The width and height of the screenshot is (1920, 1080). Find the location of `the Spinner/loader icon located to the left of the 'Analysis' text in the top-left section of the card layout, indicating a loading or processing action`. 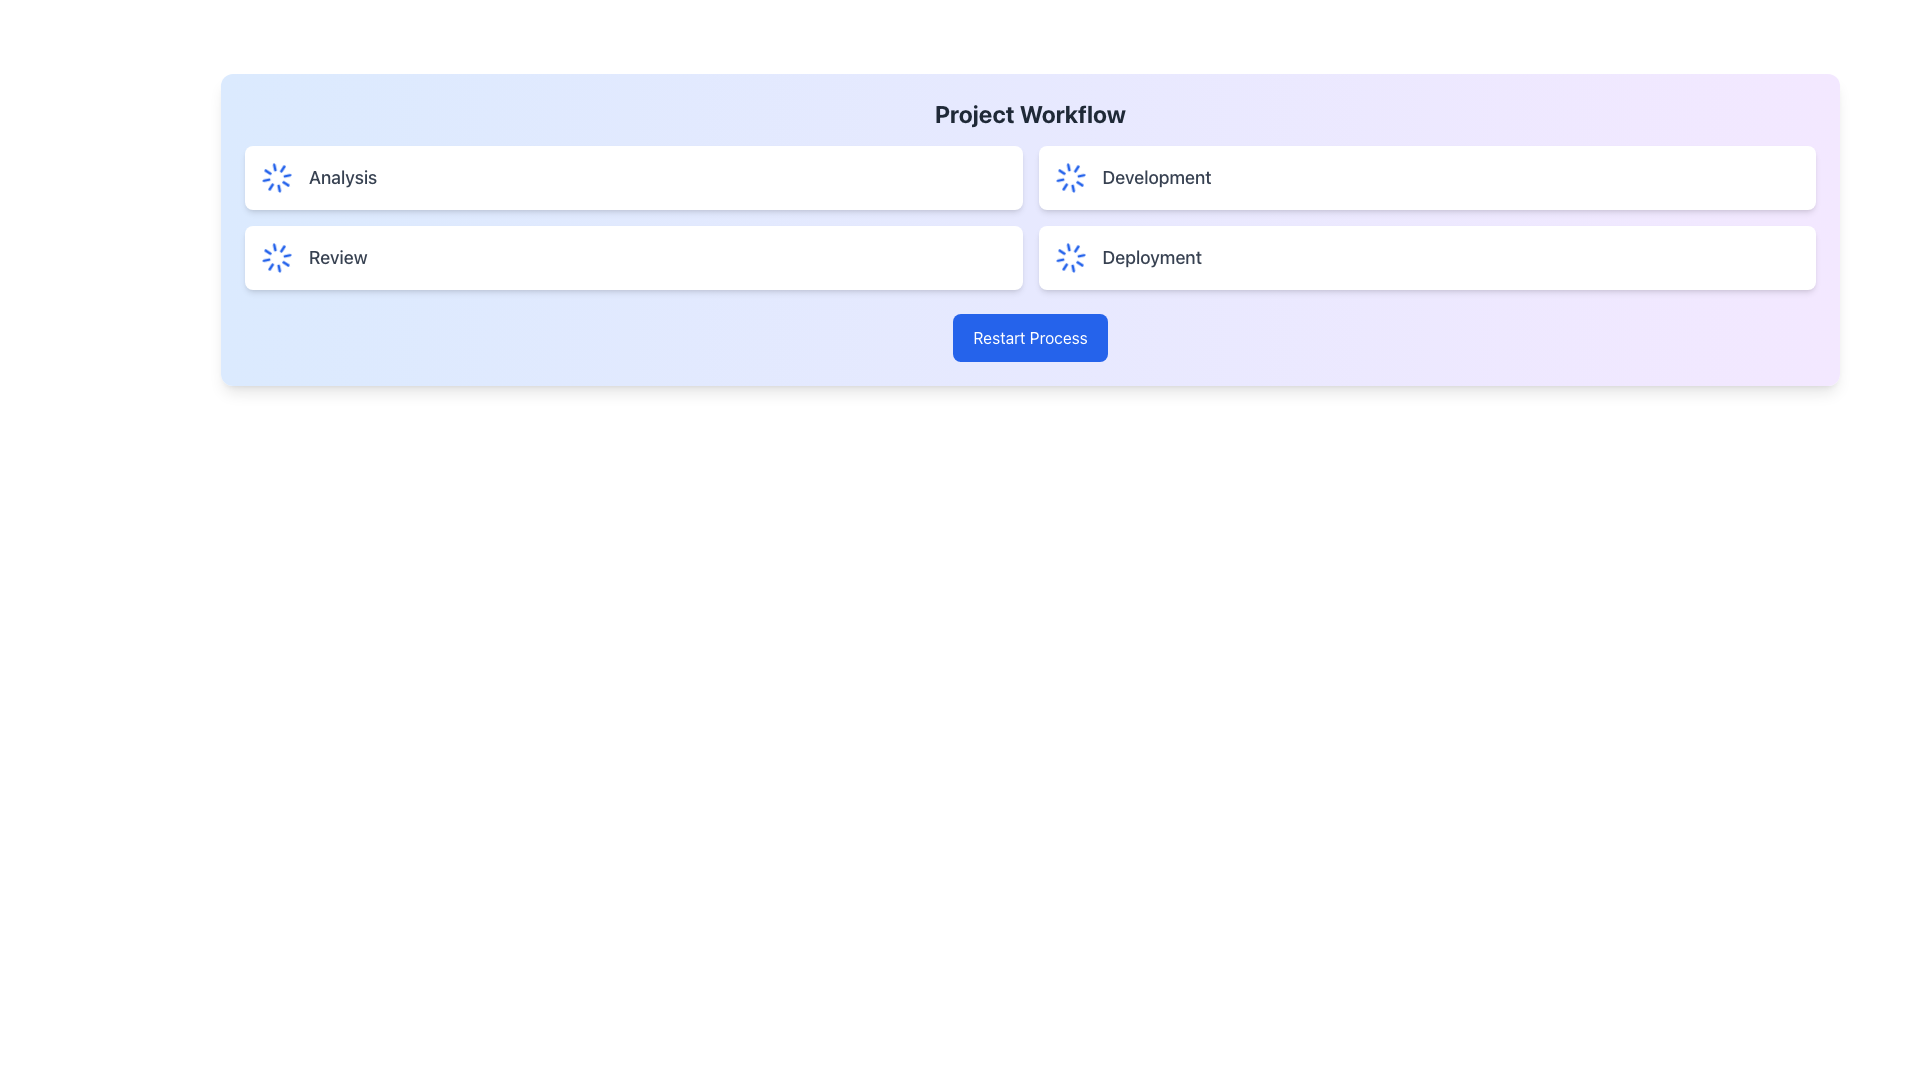

the Spinner/loader icon located to the left of the 'Analysis' text in the top-left section of the card layout, indicating a loading or processing action is located at coordinates (276, 176).